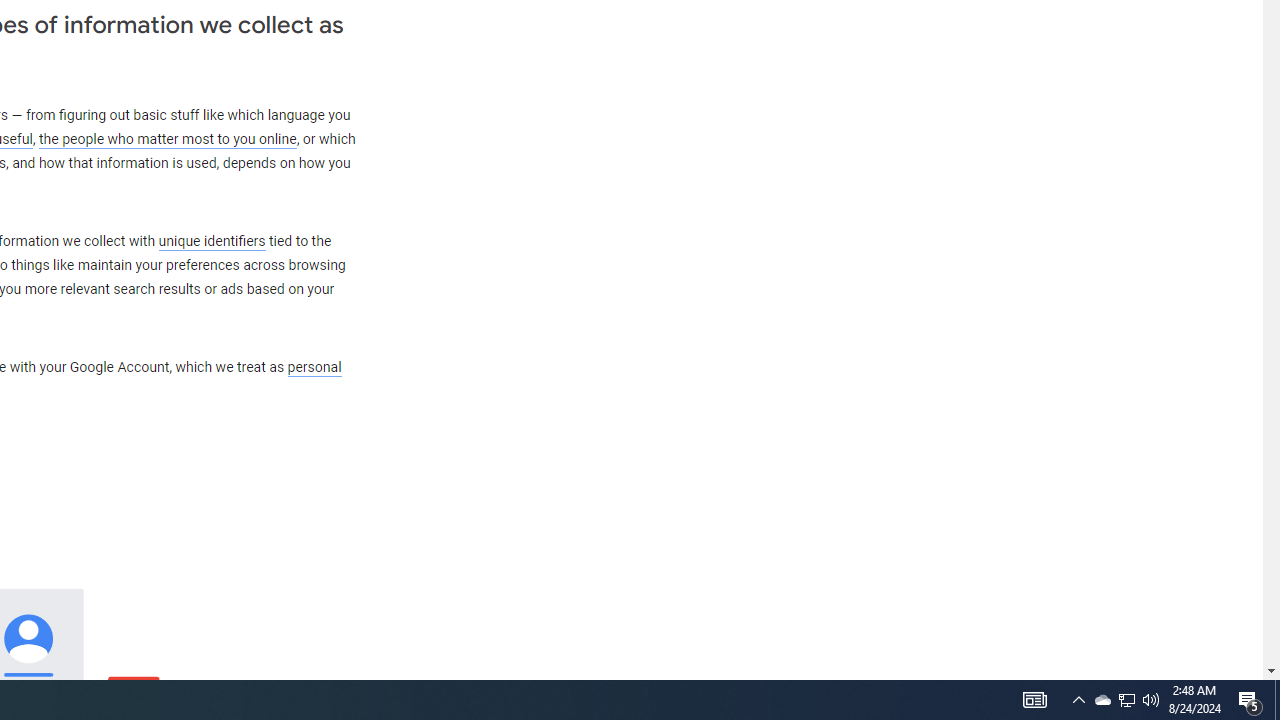 The height and width of the screenshot is (720, 1280). I want to click on 'unique identifiers', so click(211, 240).